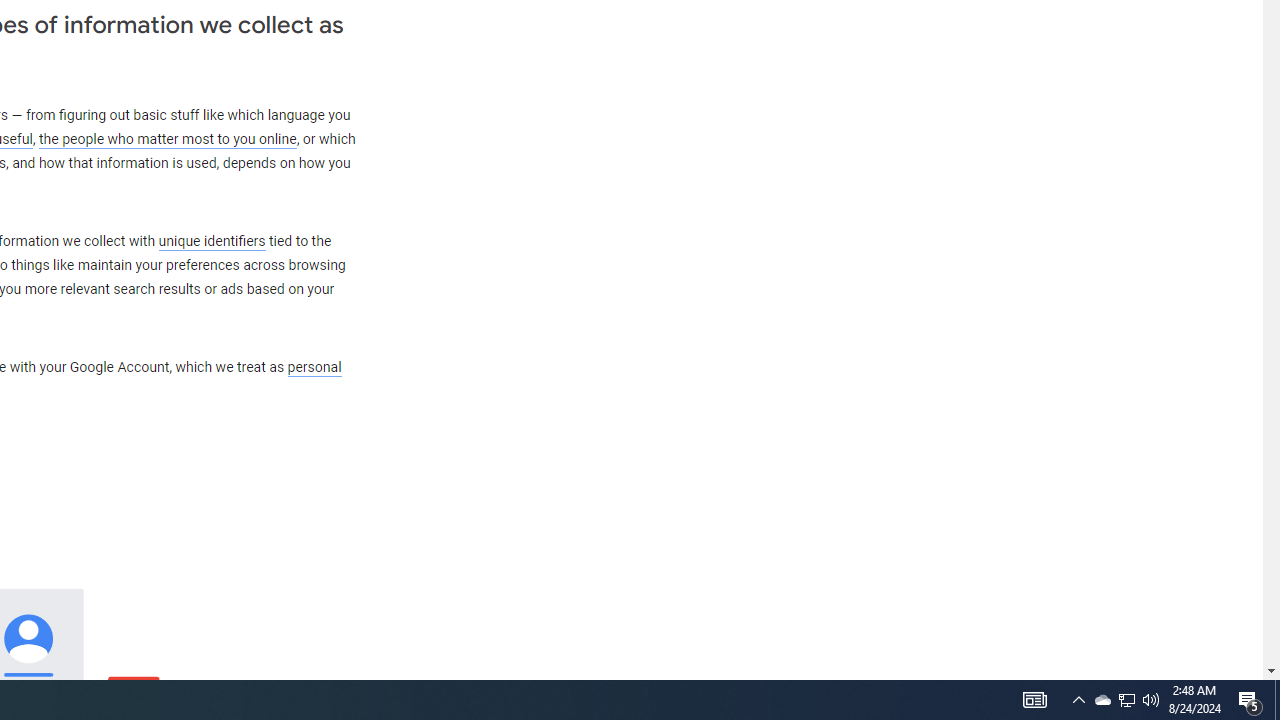 The height and width of the screenshot is (720, 1280). I want to click on 'unique identifiers', so click(211, 240).